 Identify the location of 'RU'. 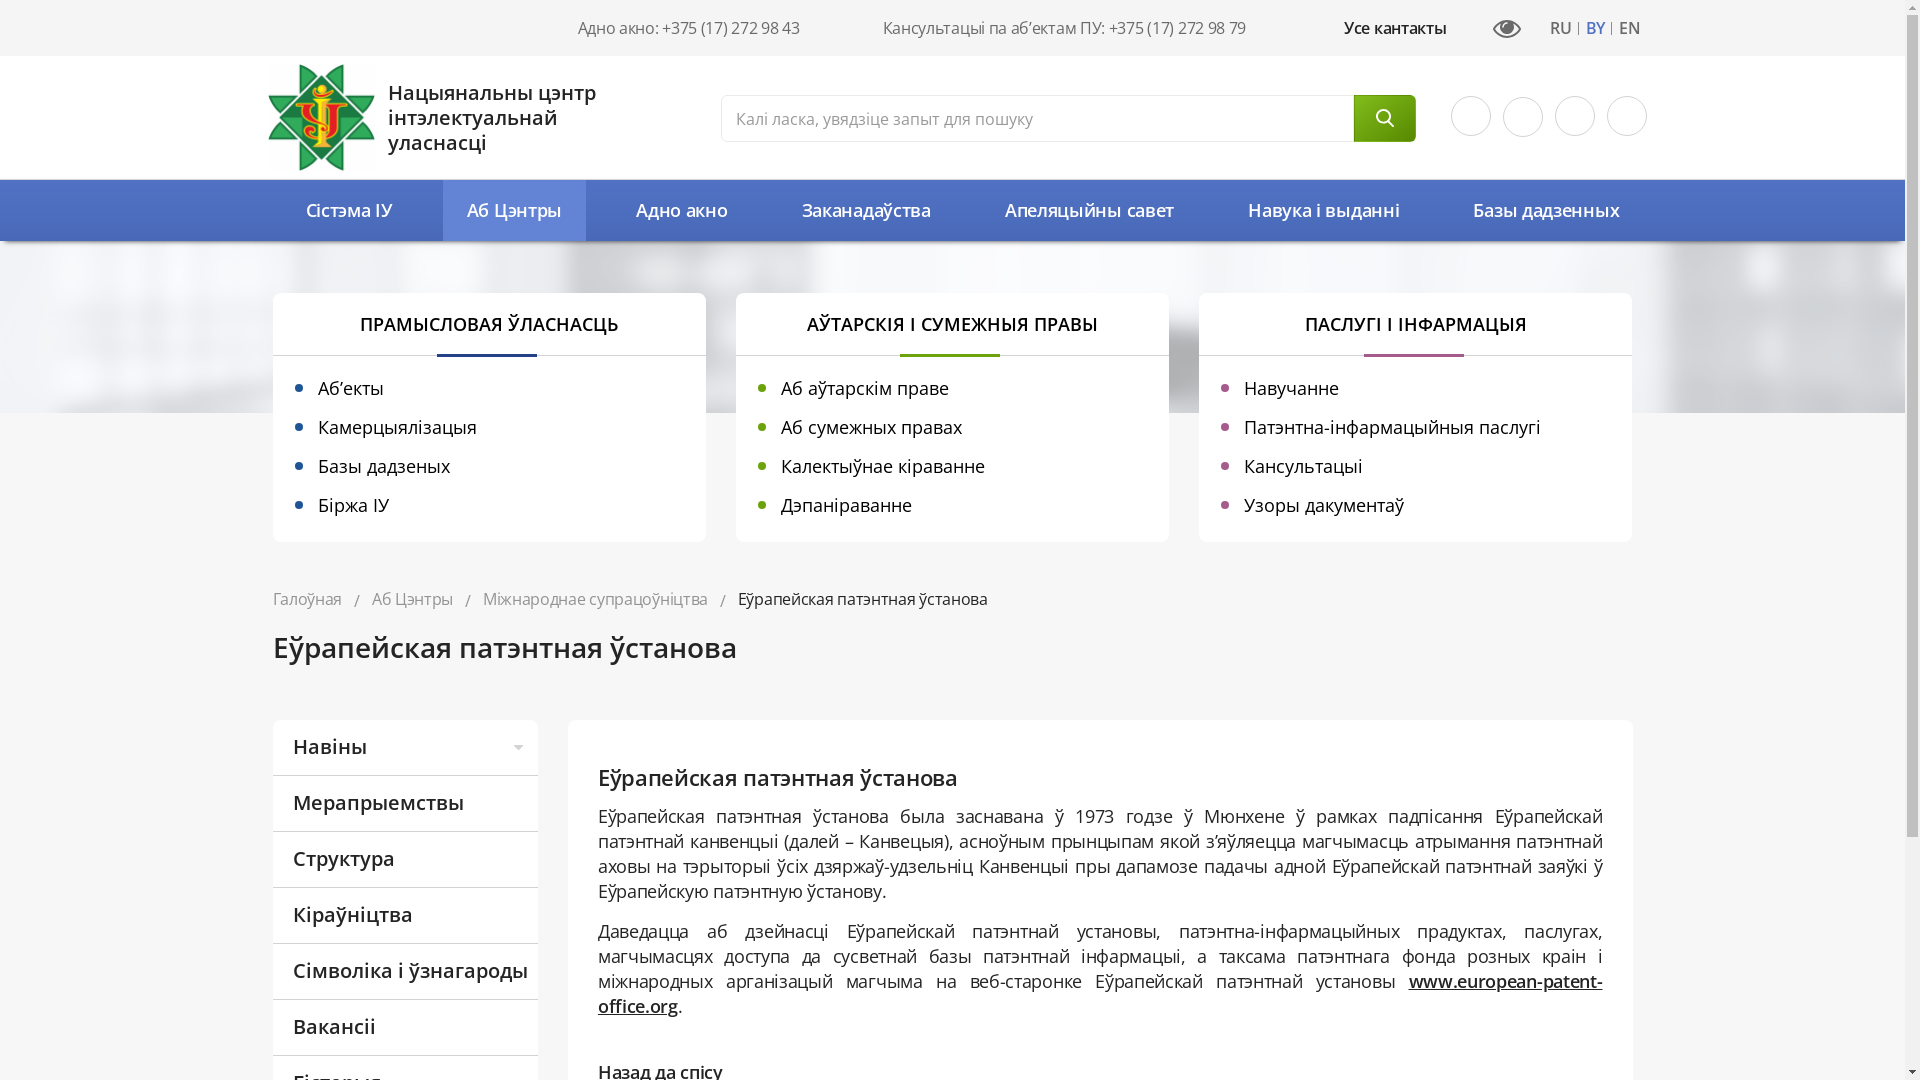
(1559, 29).